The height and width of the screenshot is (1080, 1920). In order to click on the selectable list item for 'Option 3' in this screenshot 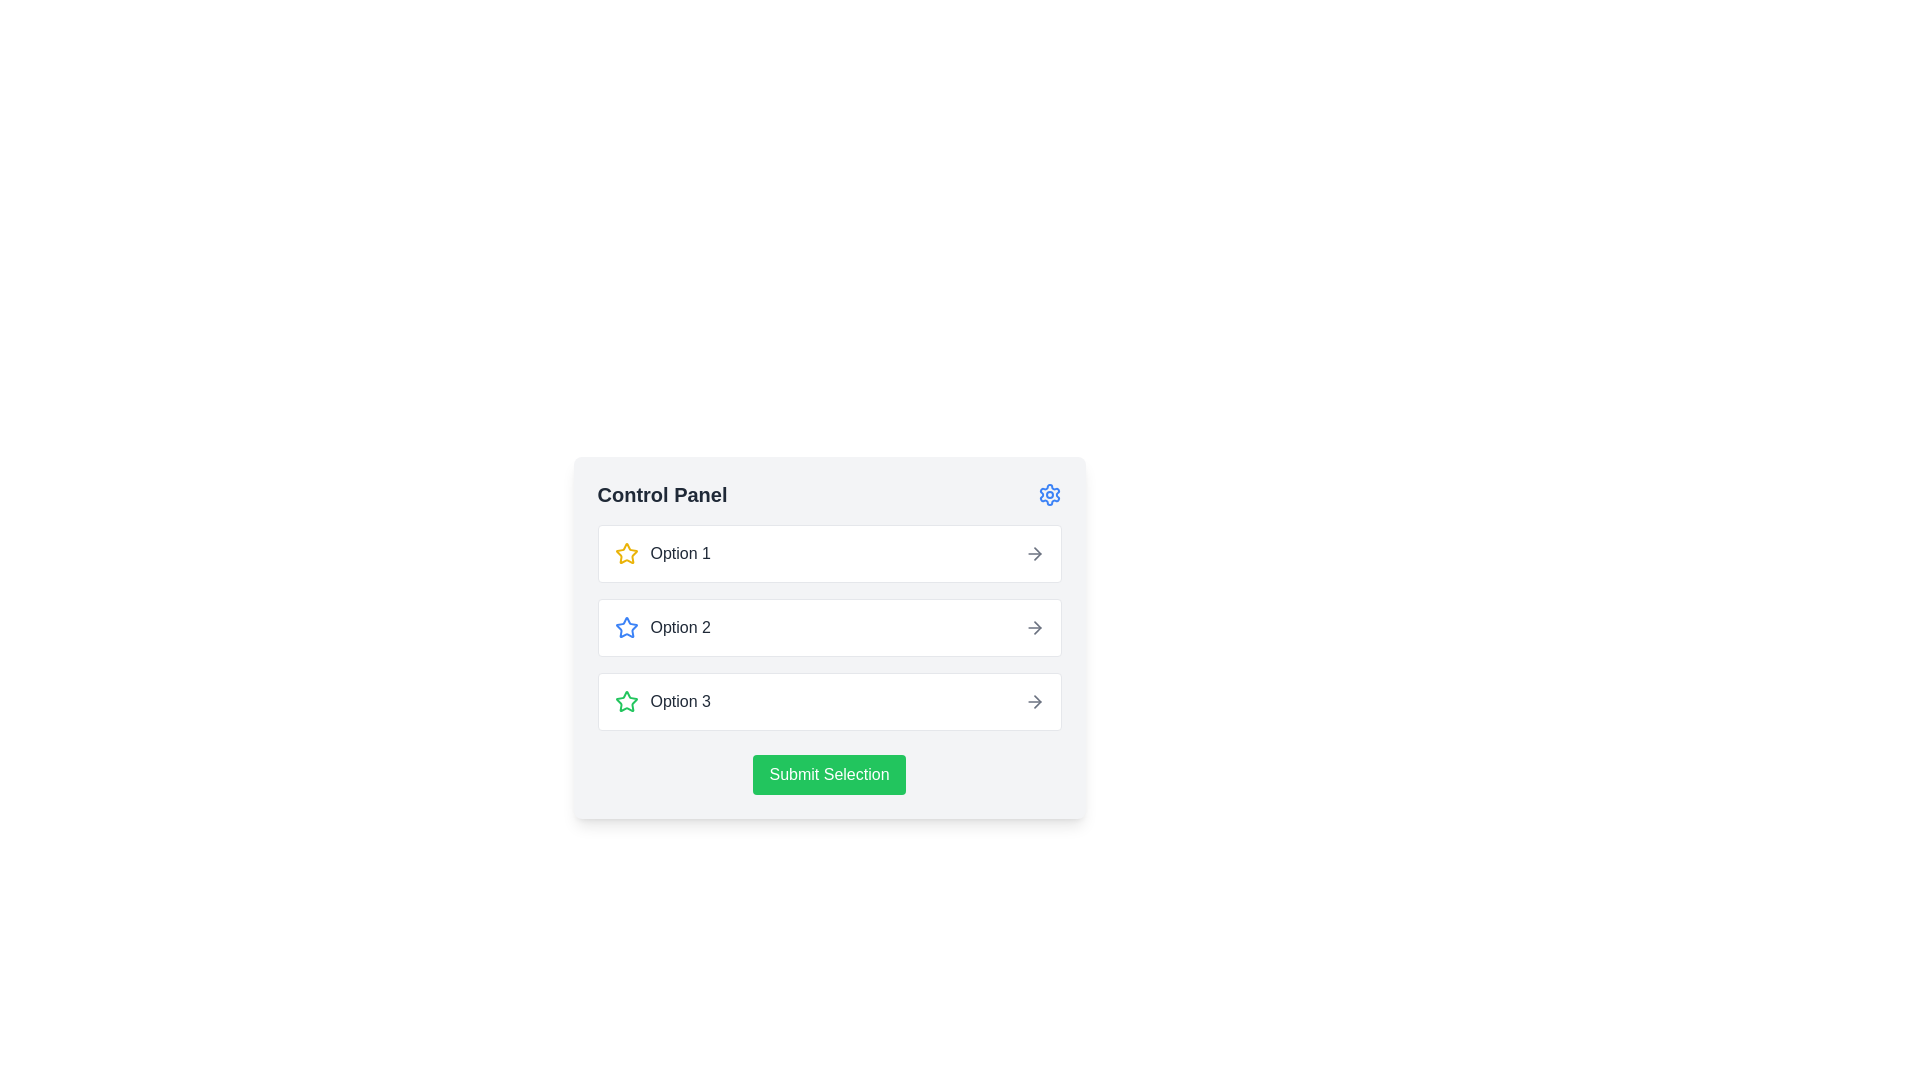, I will do `click(829, 701)`.